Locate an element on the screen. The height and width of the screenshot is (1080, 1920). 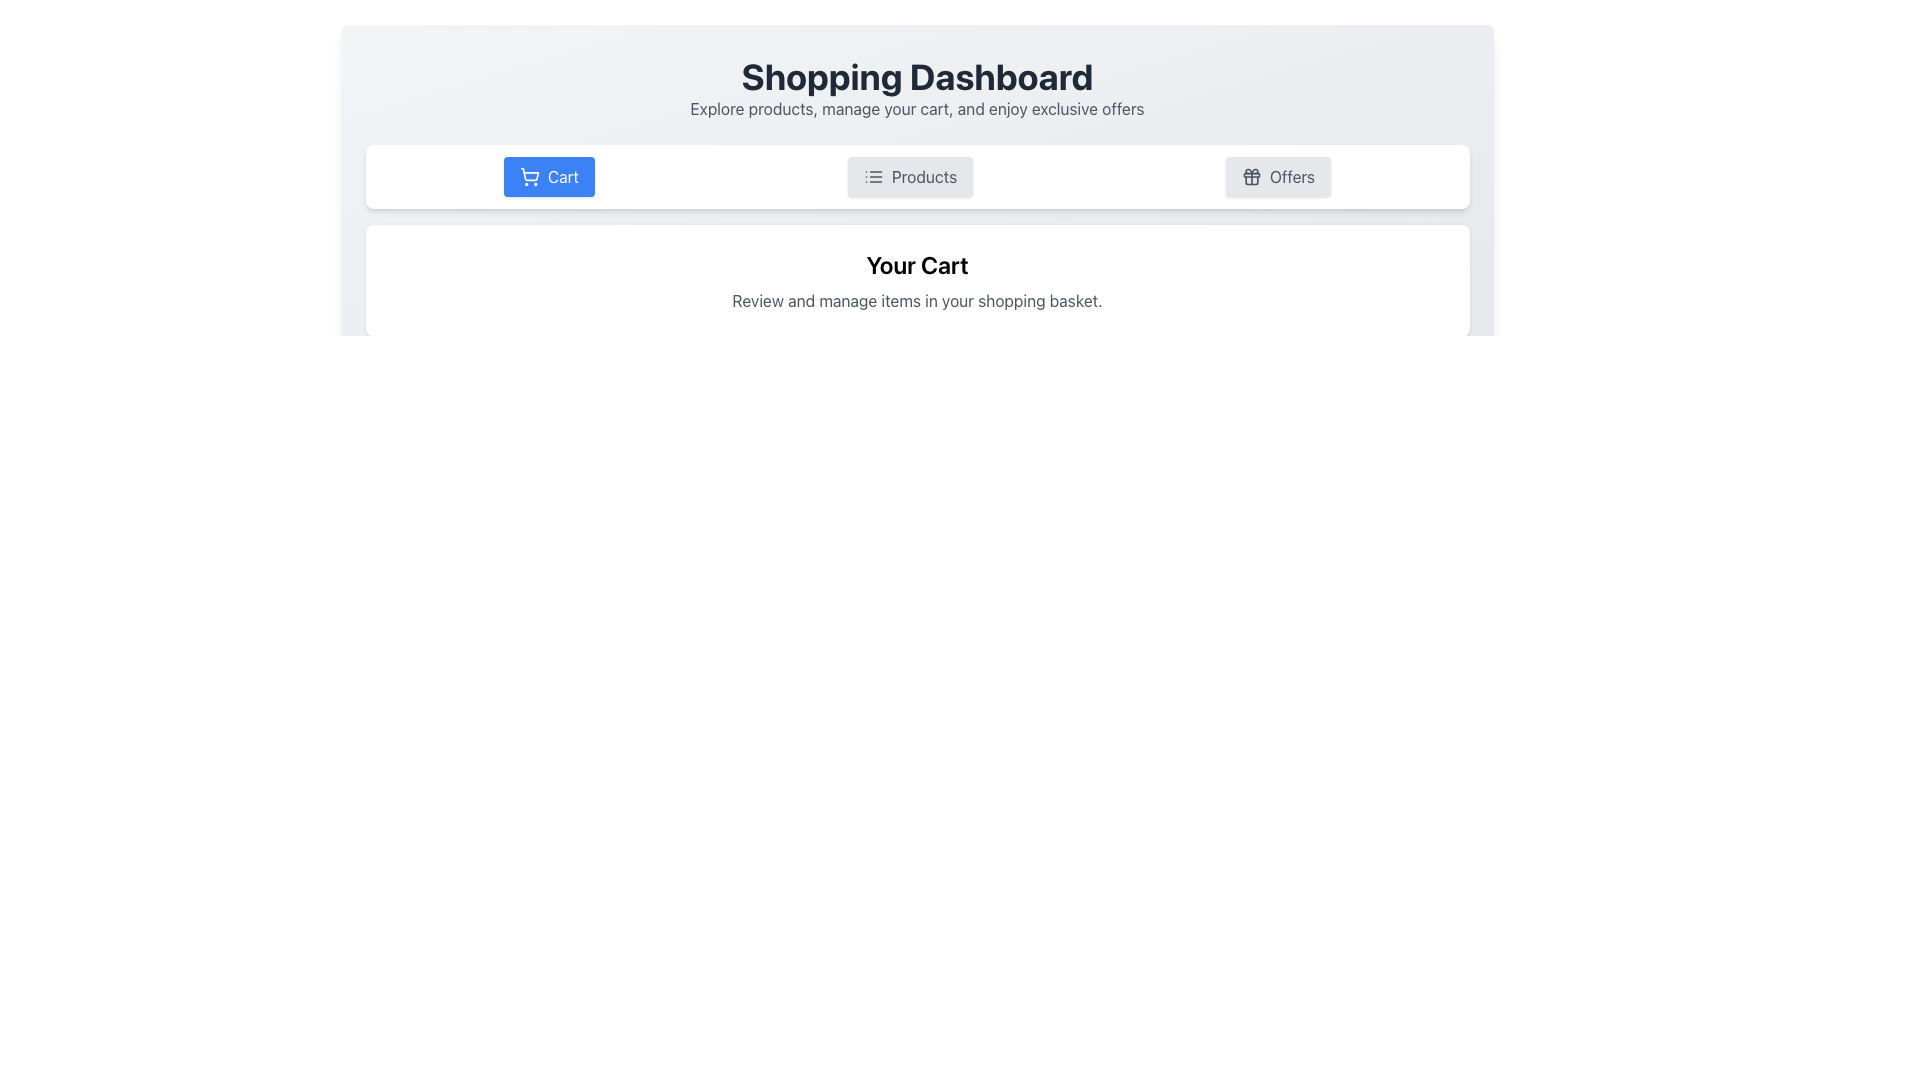
the 'Products' button located between the 'Cart' and 'Offers' buttons in the horizontal bar at the top of the page is located at coordinates (909, 176).